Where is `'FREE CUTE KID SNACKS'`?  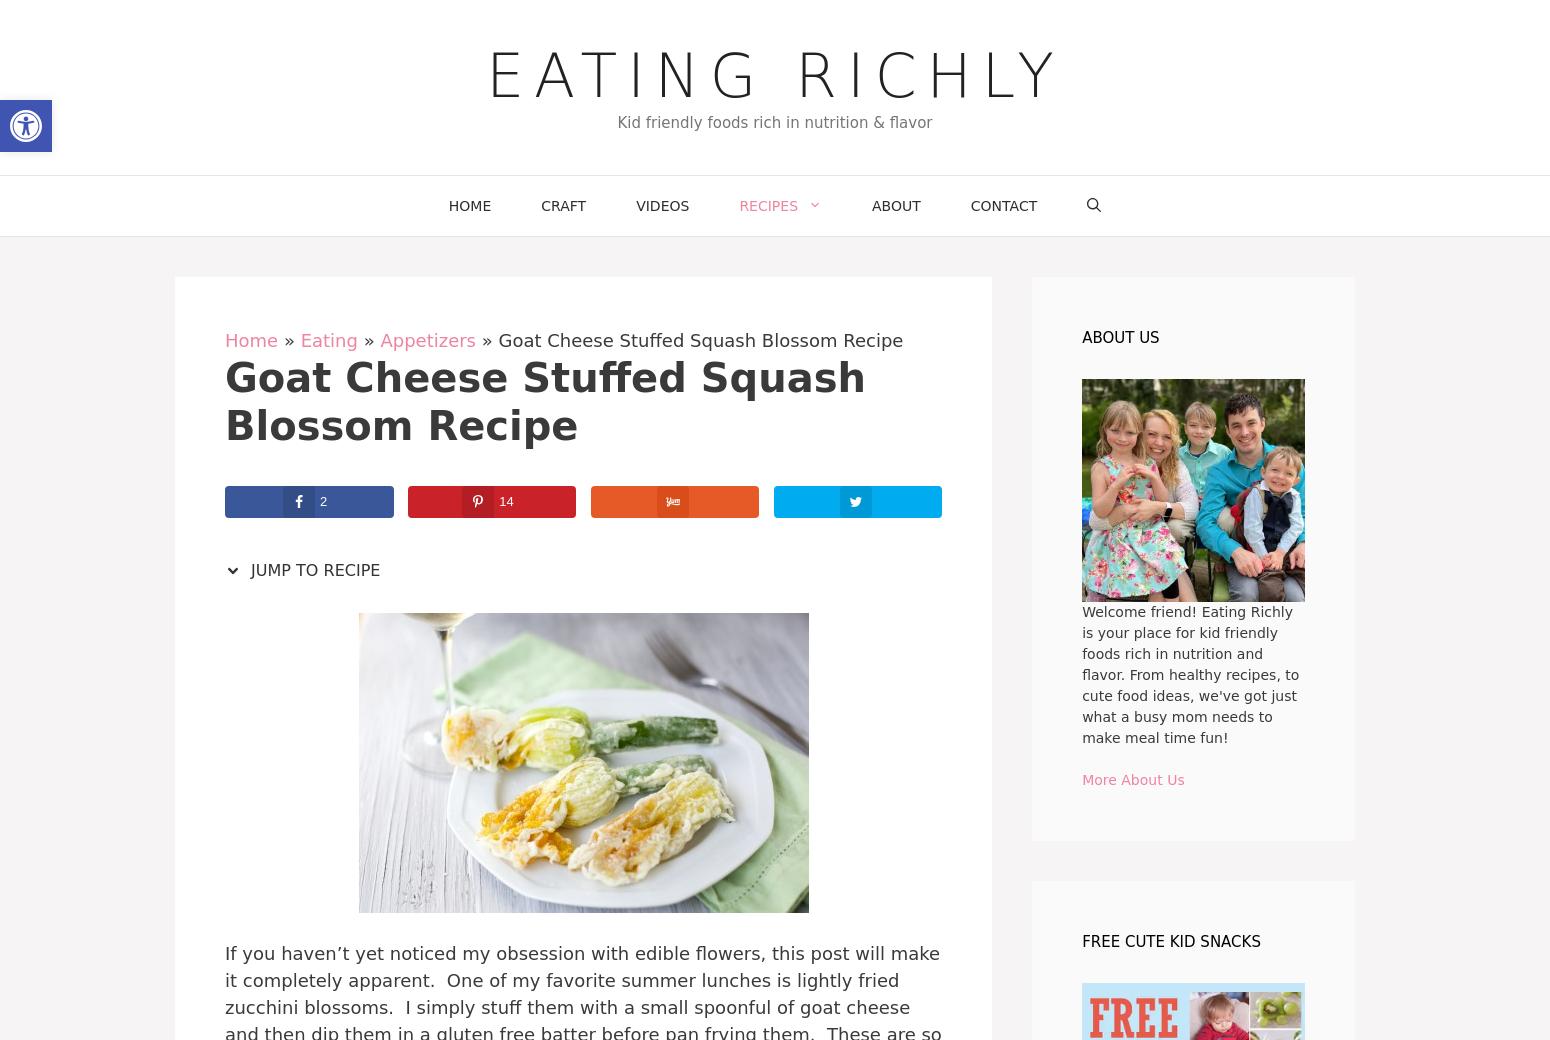 'FREE CUTE KID SNACKS' is located at coordinates (1171, 940).